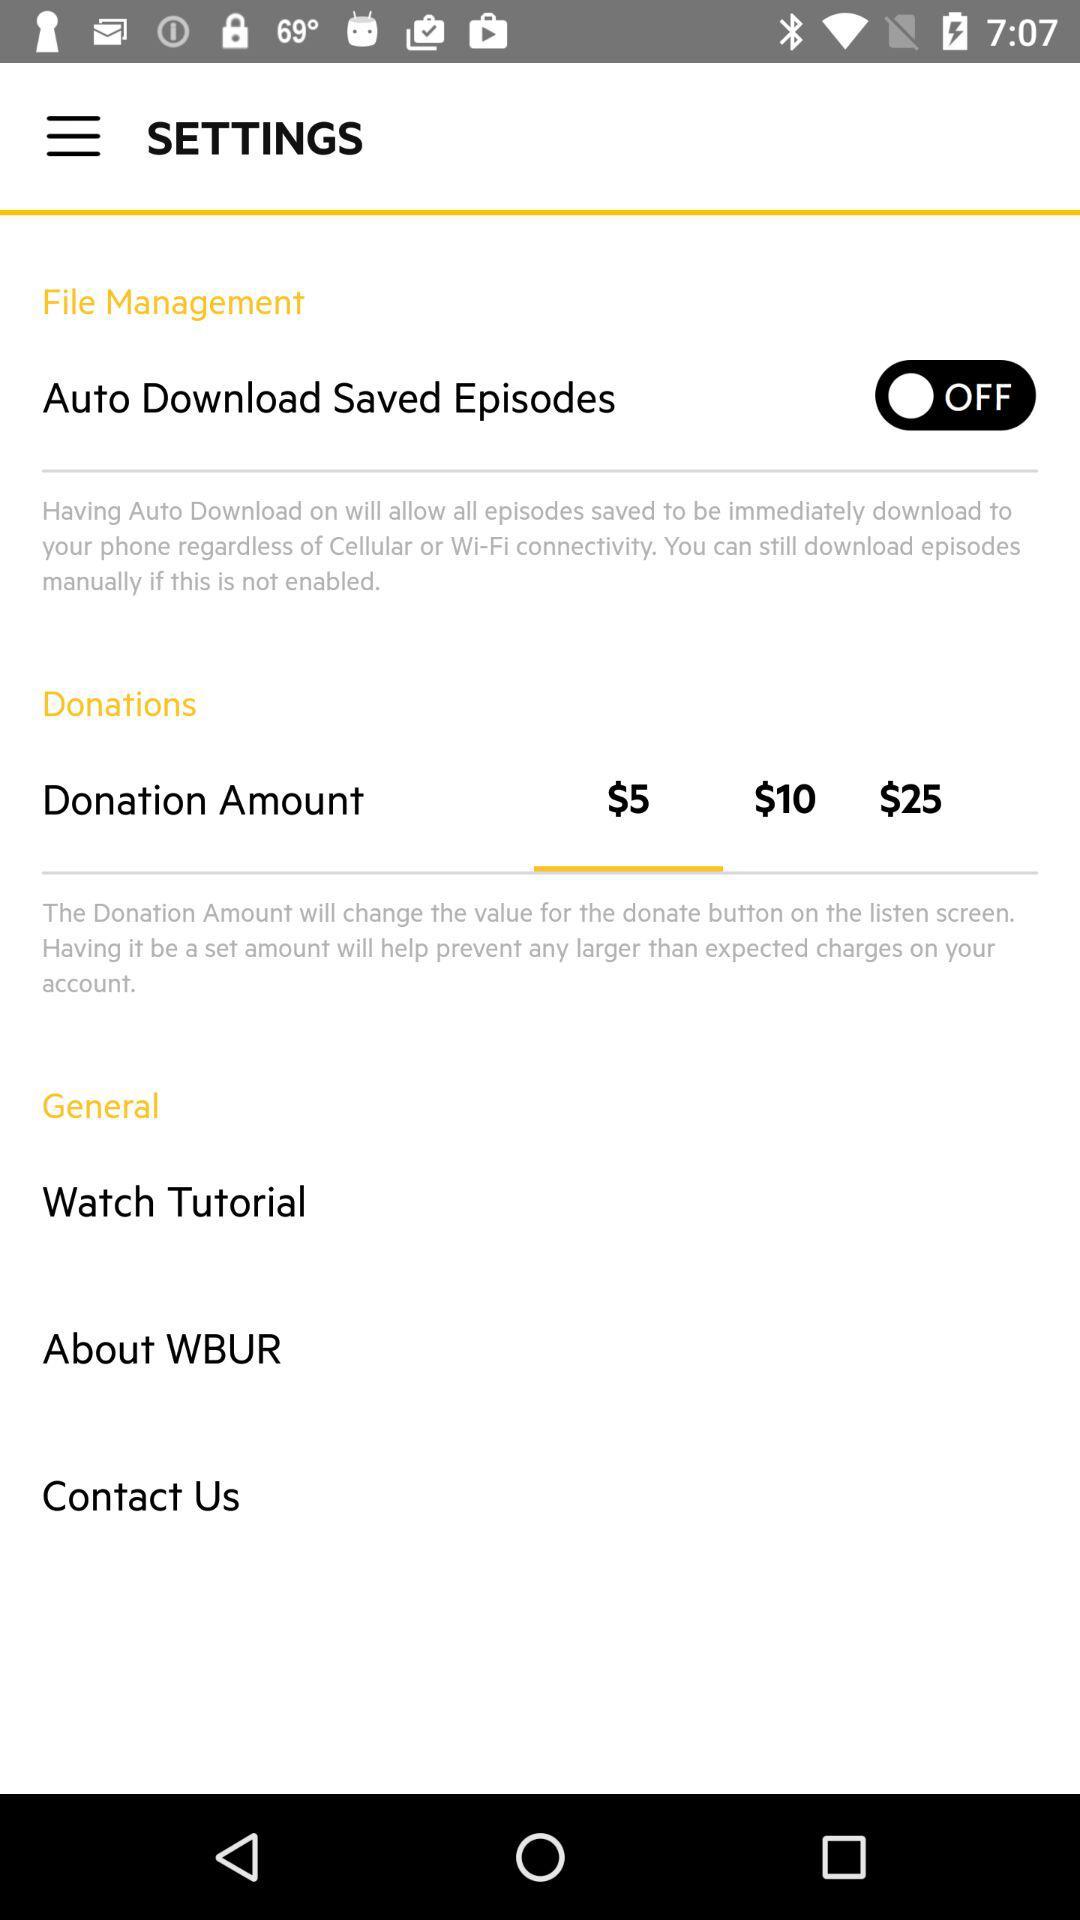 This screenshot has height=1920, width=1080. Describe the element at coordinates (540, 1347) in the screenshot. I see `icon above the contact us` at that location.